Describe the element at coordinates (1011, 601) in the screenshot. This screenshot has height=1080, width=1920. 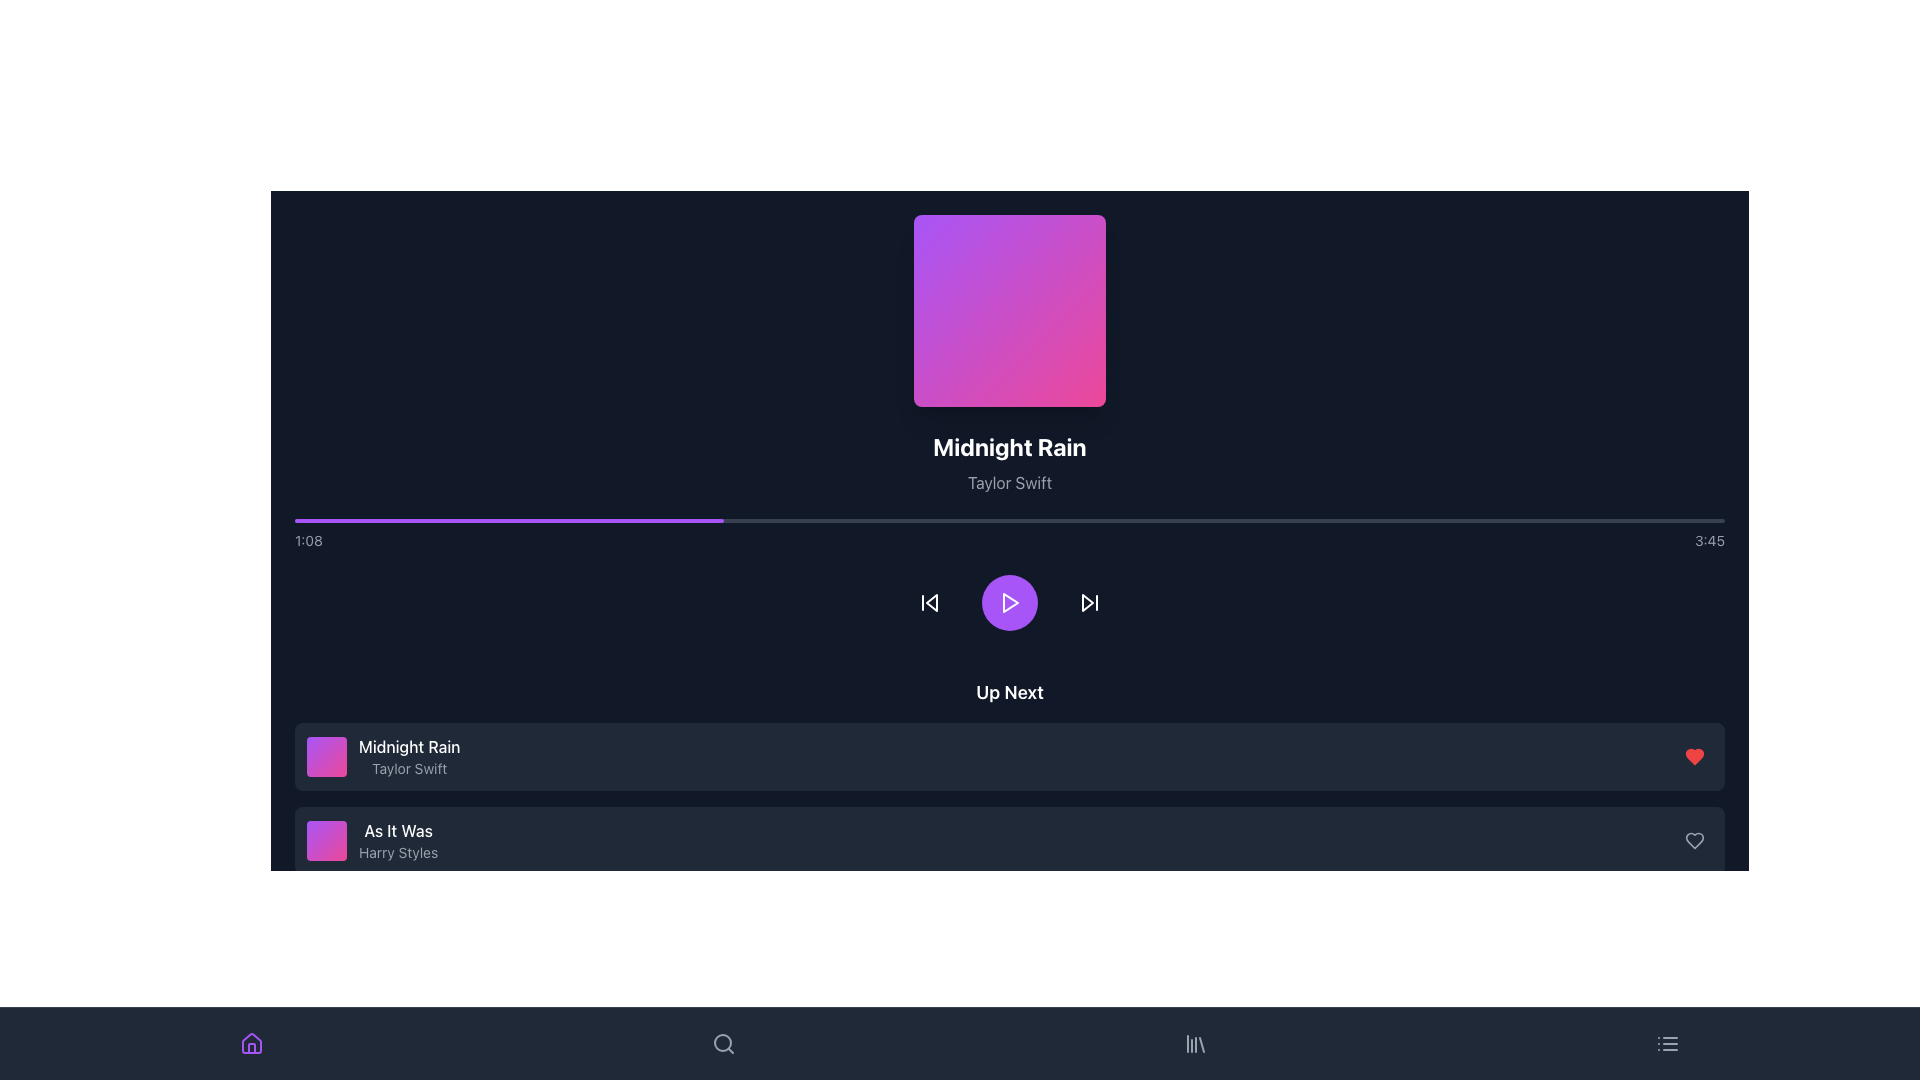
I see `the Play button icon, which is a small triangle pointing to the right, located at the center of the control bar with a purple background` at that location.